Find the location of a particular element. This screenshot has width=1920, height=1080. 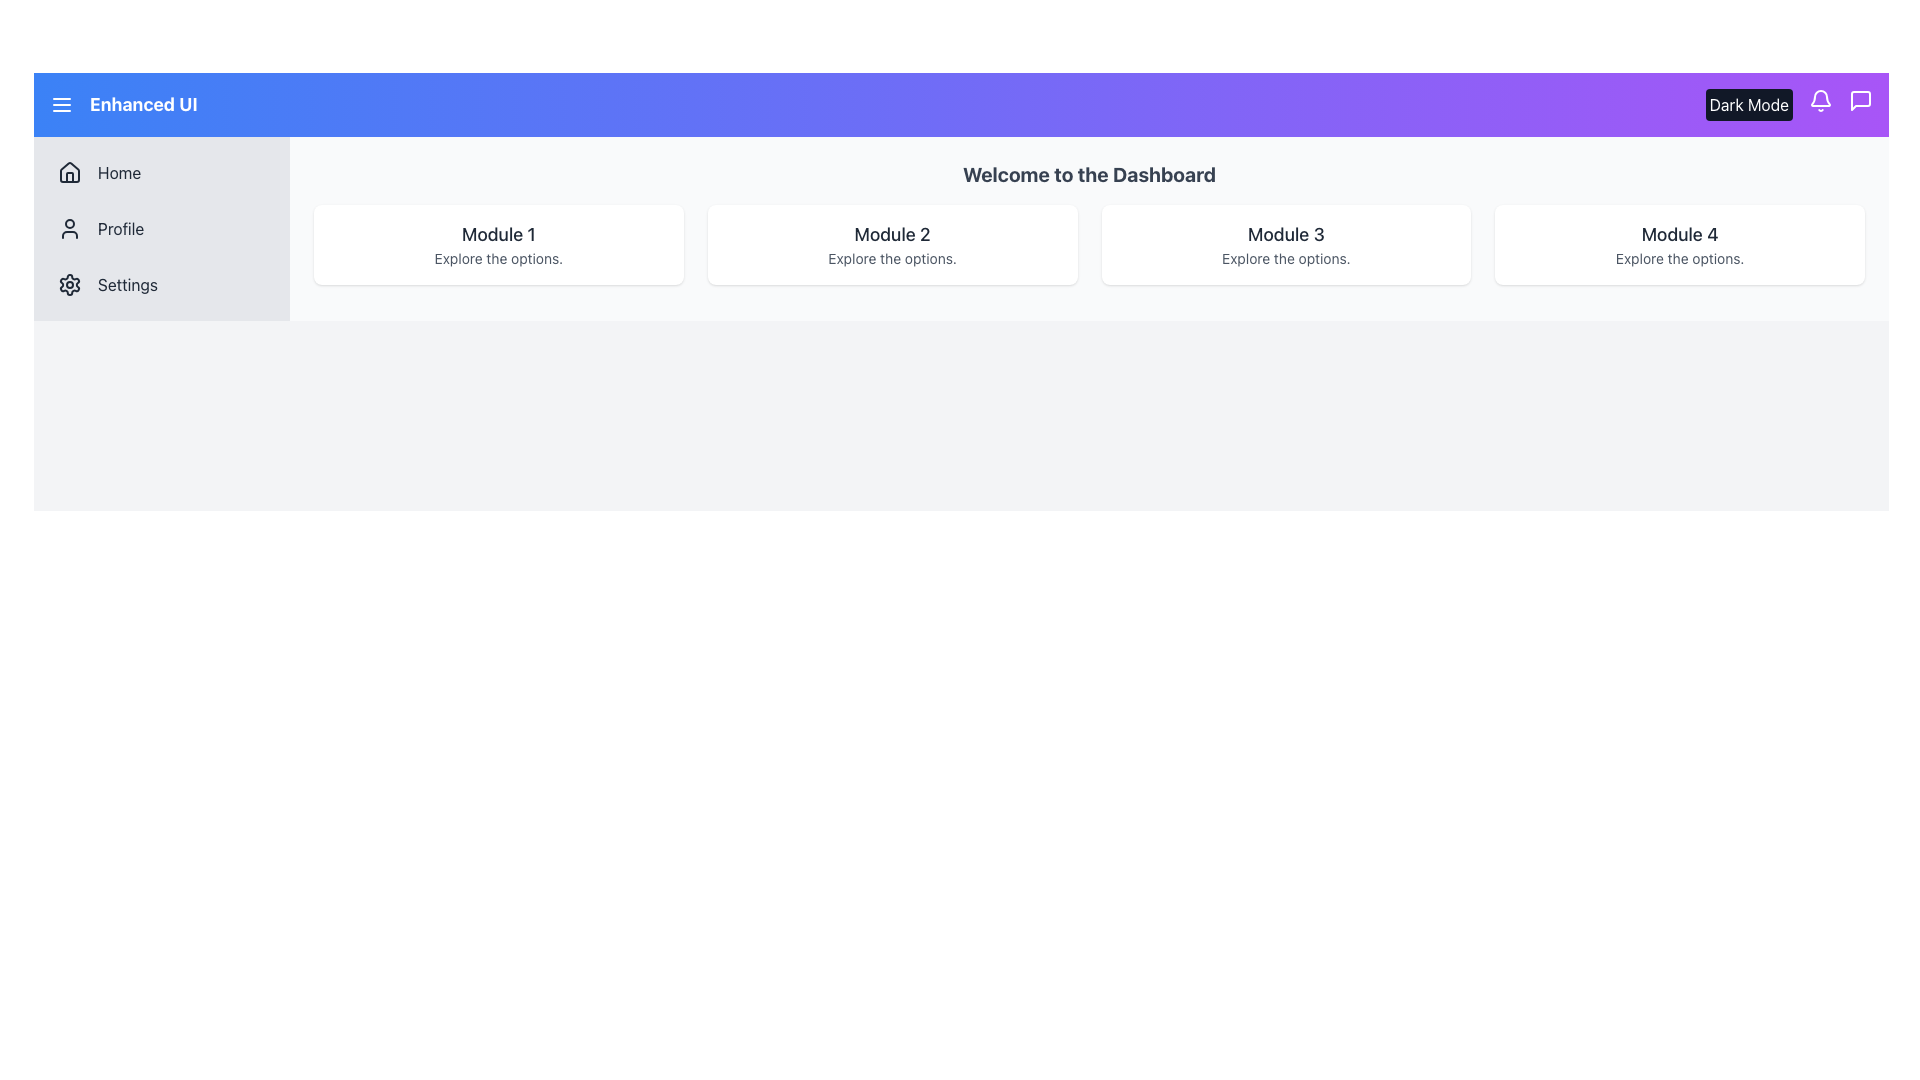

any item in the vertical navigation menu, which includes 'Home', 'Profile', and 'Settings' is located at coordinates (162, 227).